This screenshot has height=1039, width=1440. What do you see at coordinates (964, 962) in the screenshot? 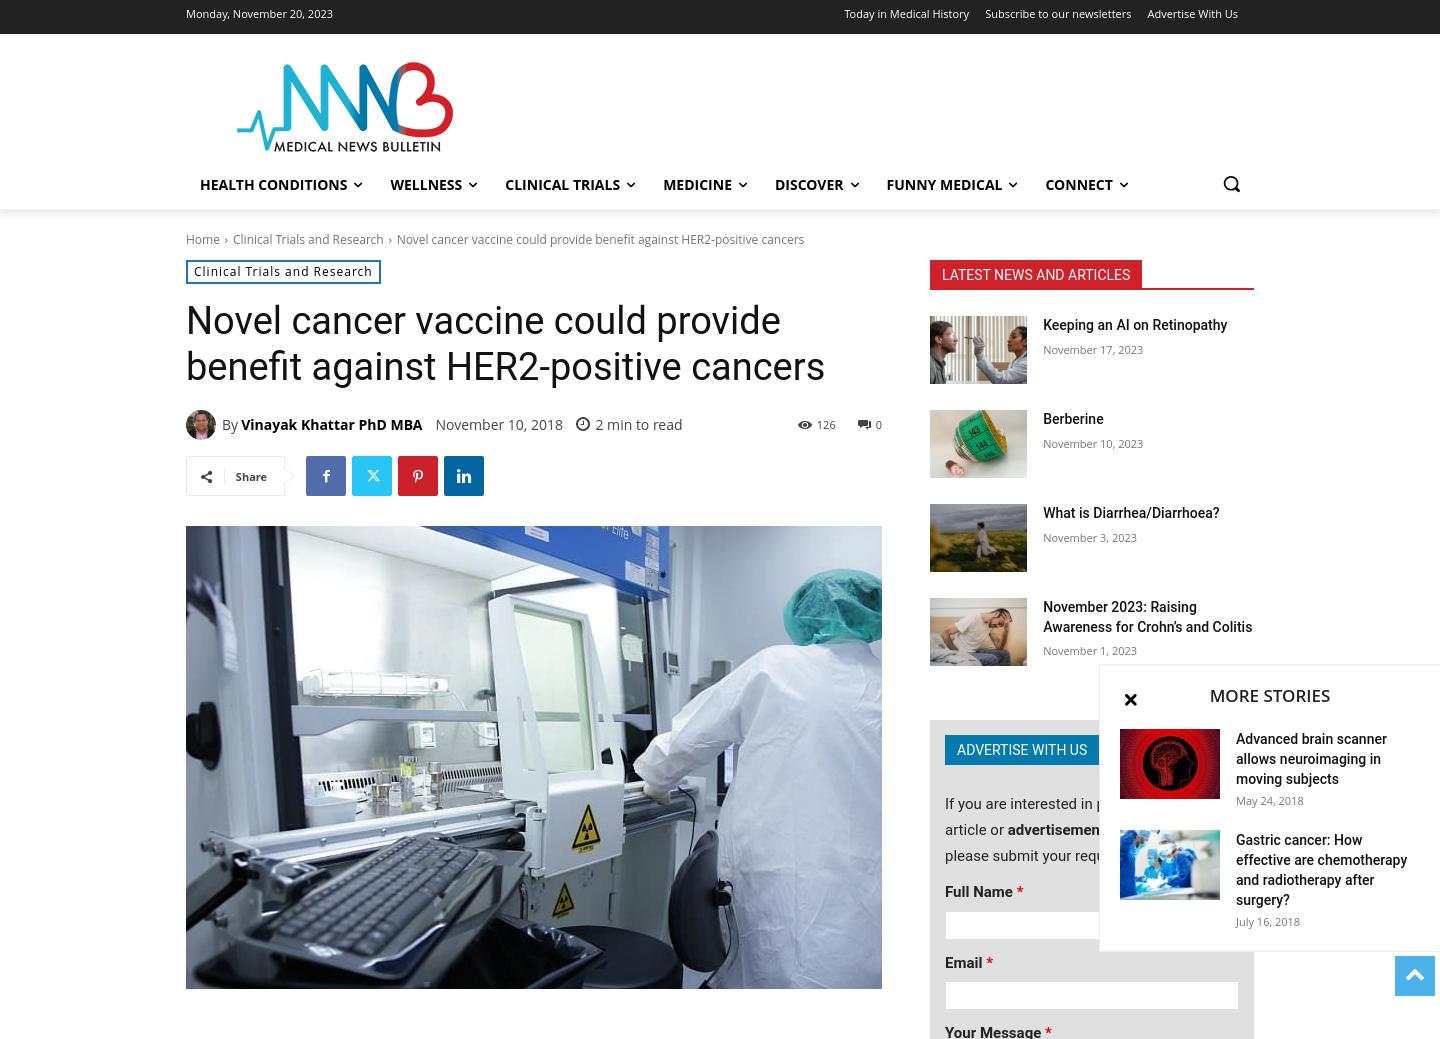
I see `'Email'` at bounding box center [964, 962].